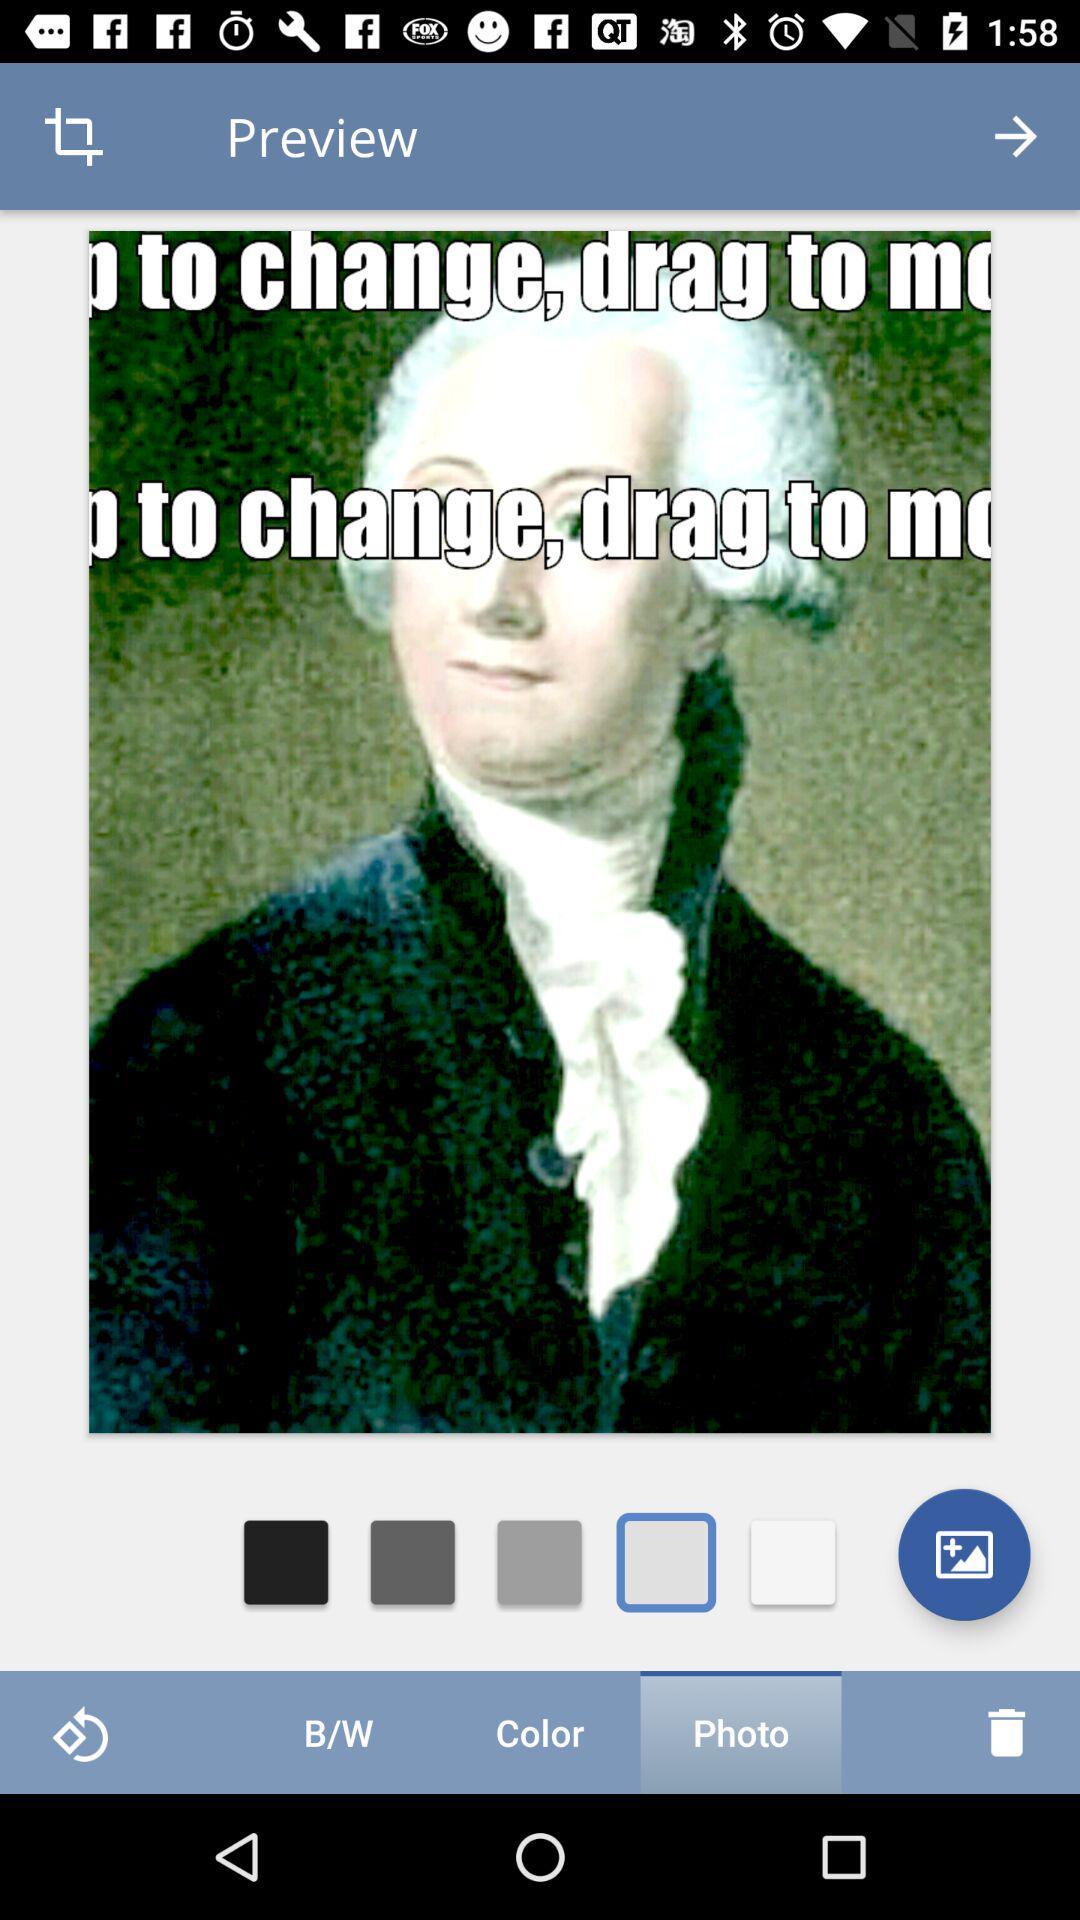 This screenshot has width=1080, height=1920. Describe the element at coordinates (1006, 1731) in the screenshot. I see `the delete icon` at that location.